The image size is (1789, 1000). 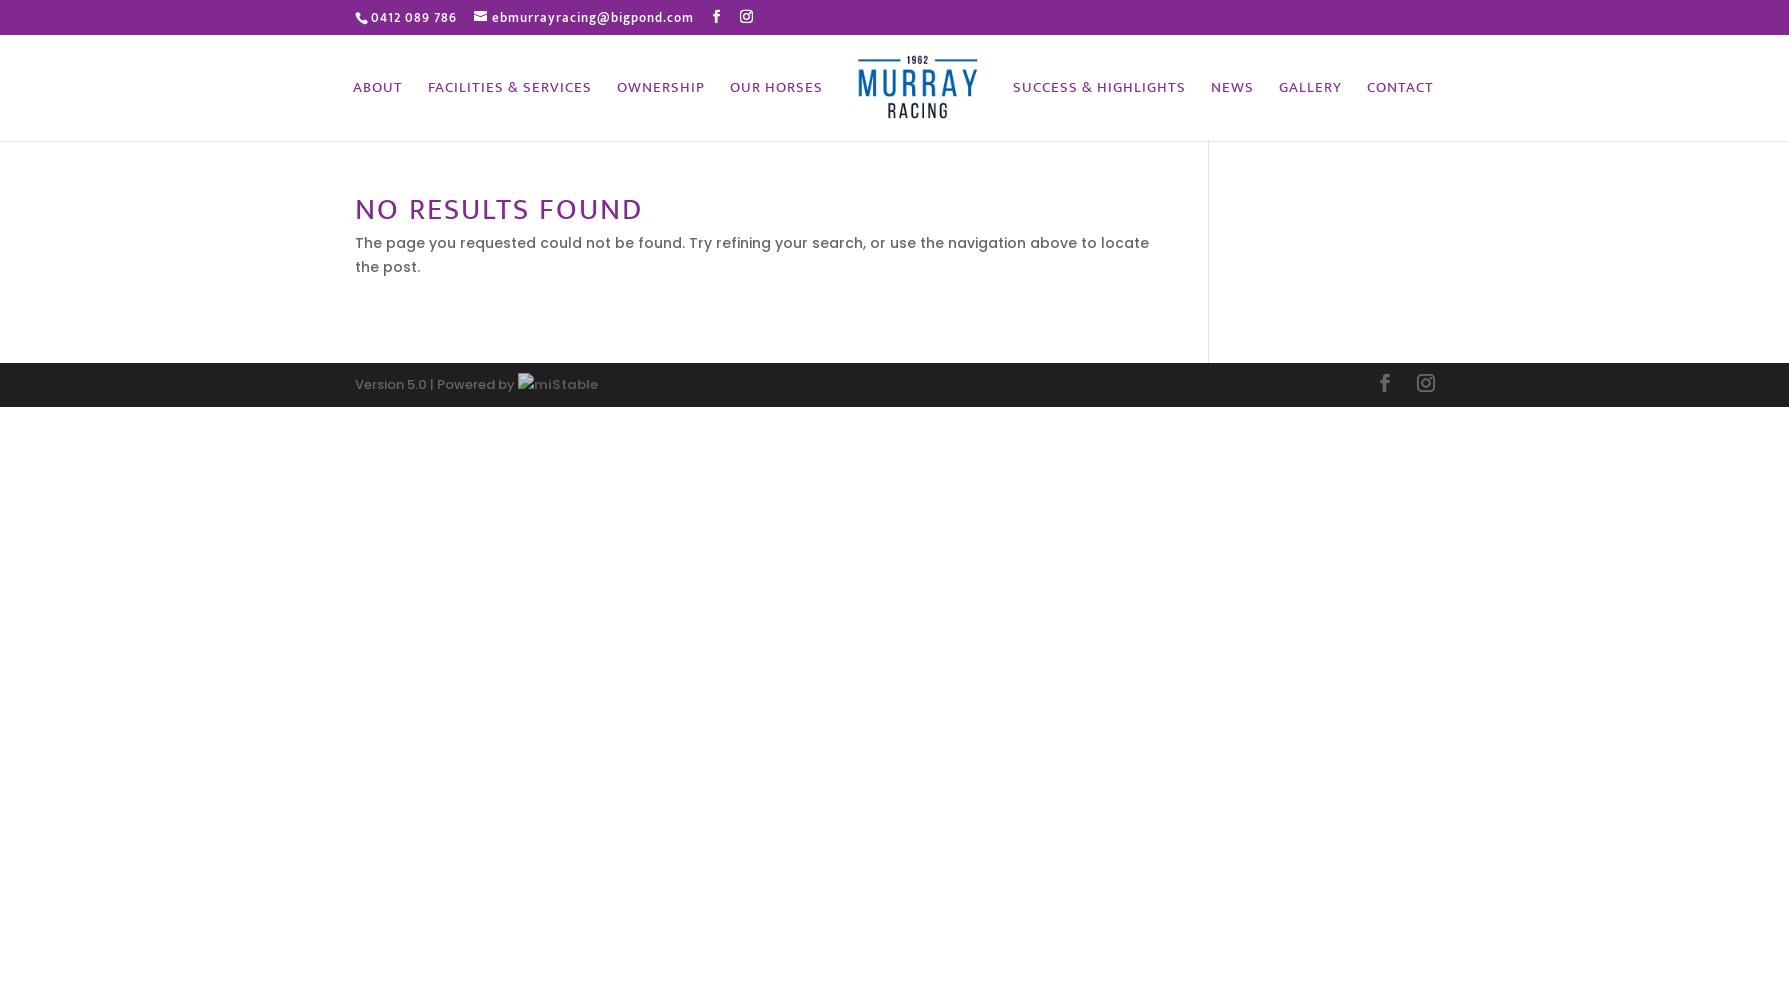 What do you see at coordinates (412, 17) in the screenshot?
I see `'0412 089 786'` at bounding box center [412, 17].